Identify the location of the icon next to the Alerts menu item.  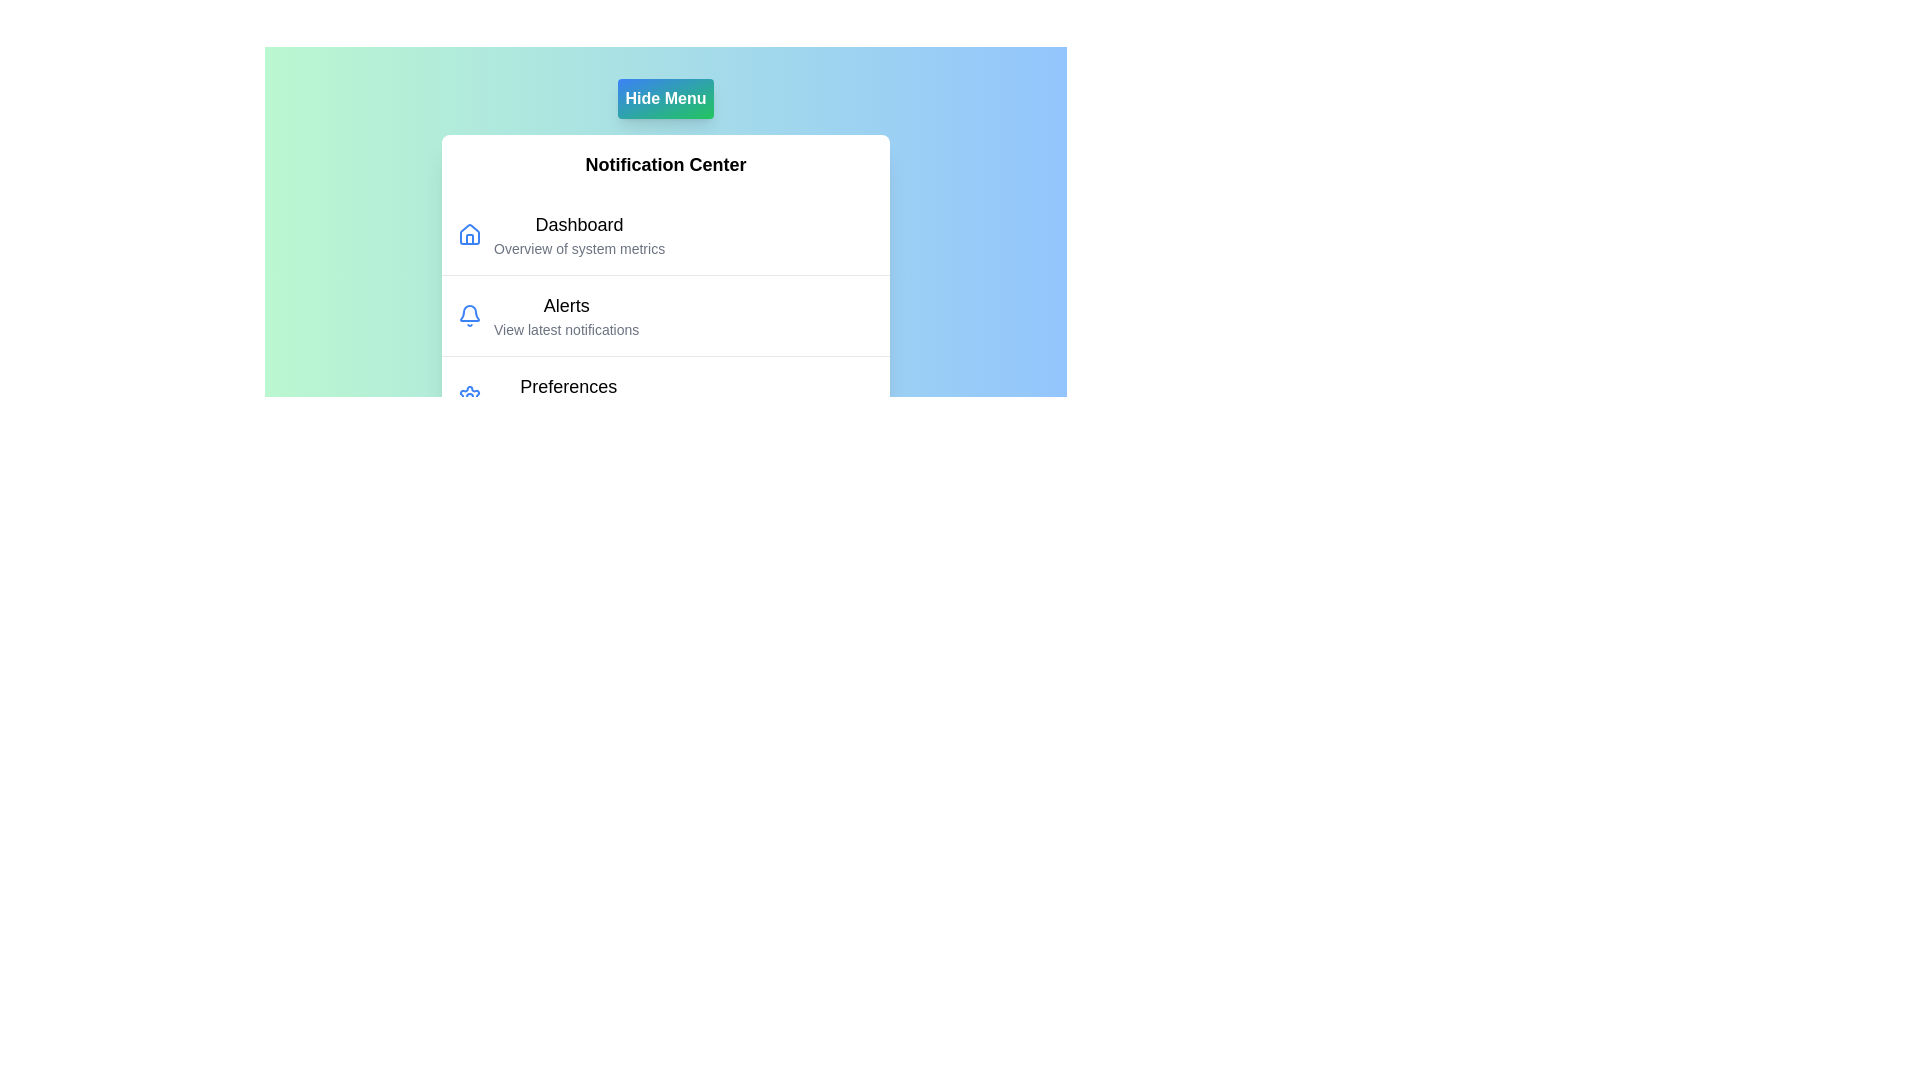
(469, 315).